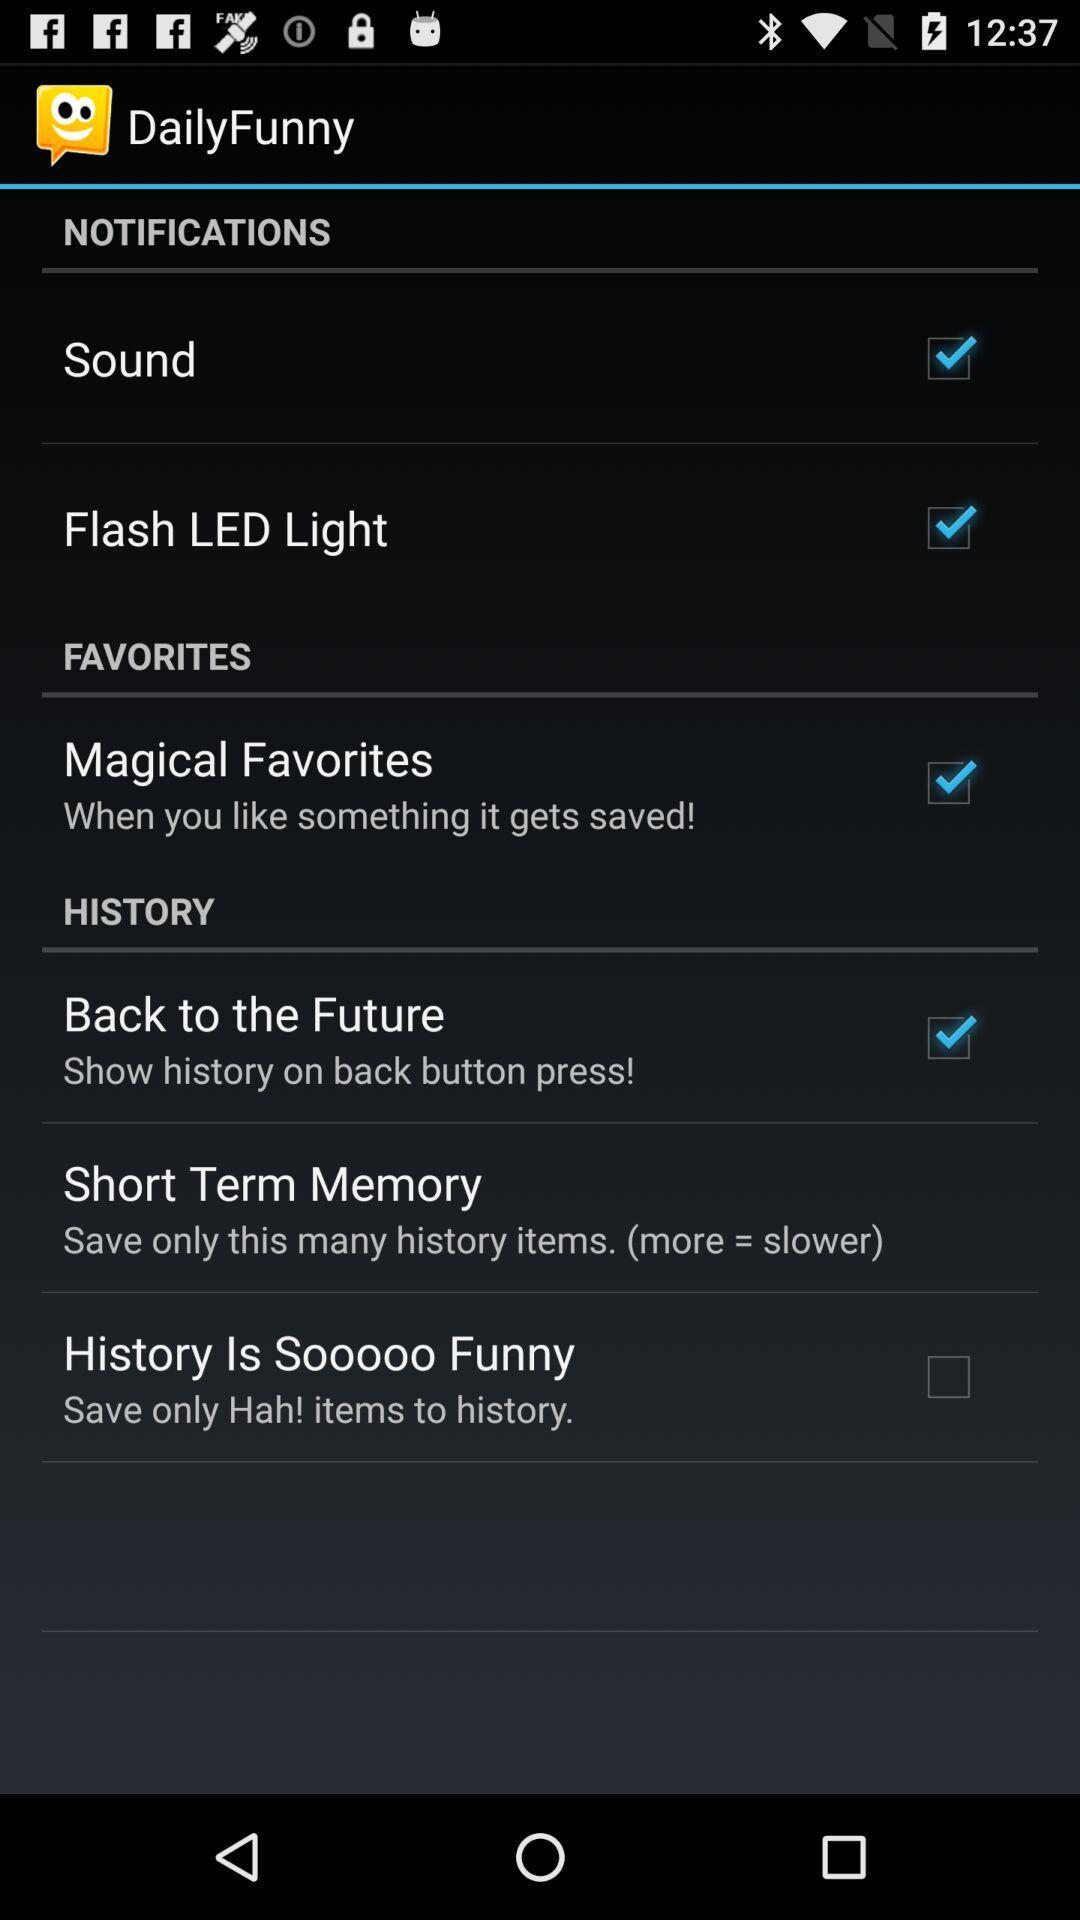 Image resolution: width=1080 pixels, height=1920 pixels. I want to click on the back to the item, so click(252, 1012).